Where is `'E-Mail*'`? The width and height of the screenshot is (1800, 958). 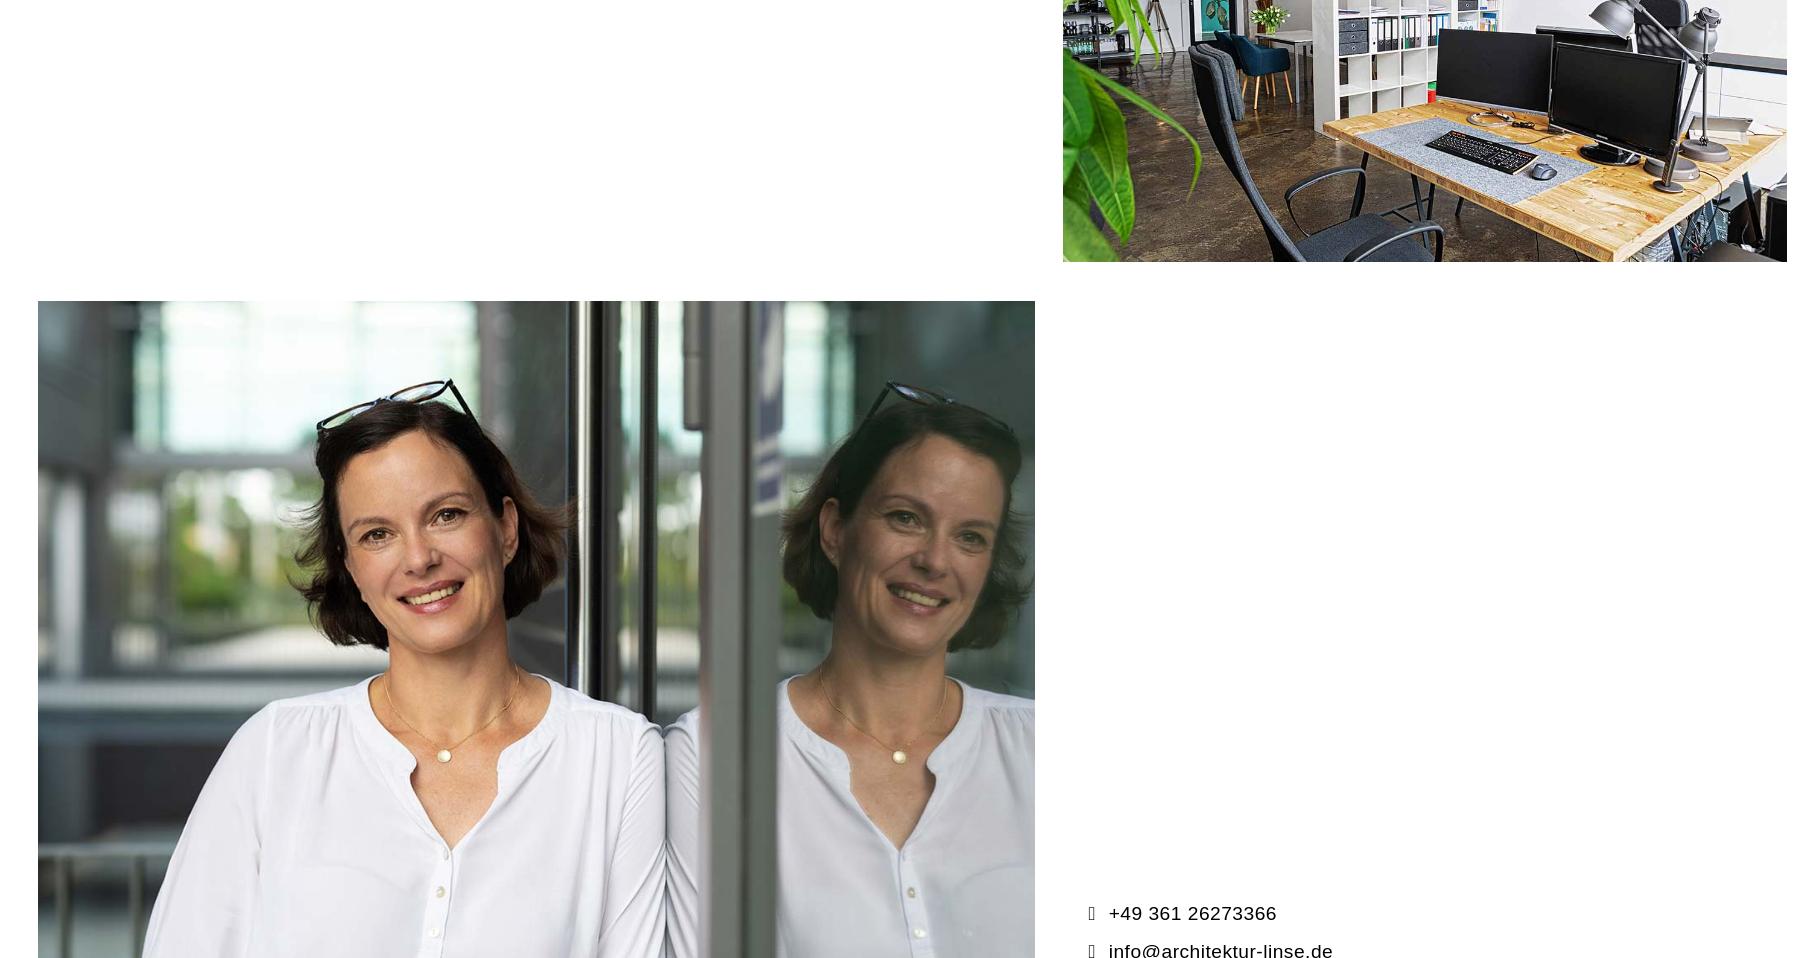 'E-Mail*' is located at coordinates (59, 375).